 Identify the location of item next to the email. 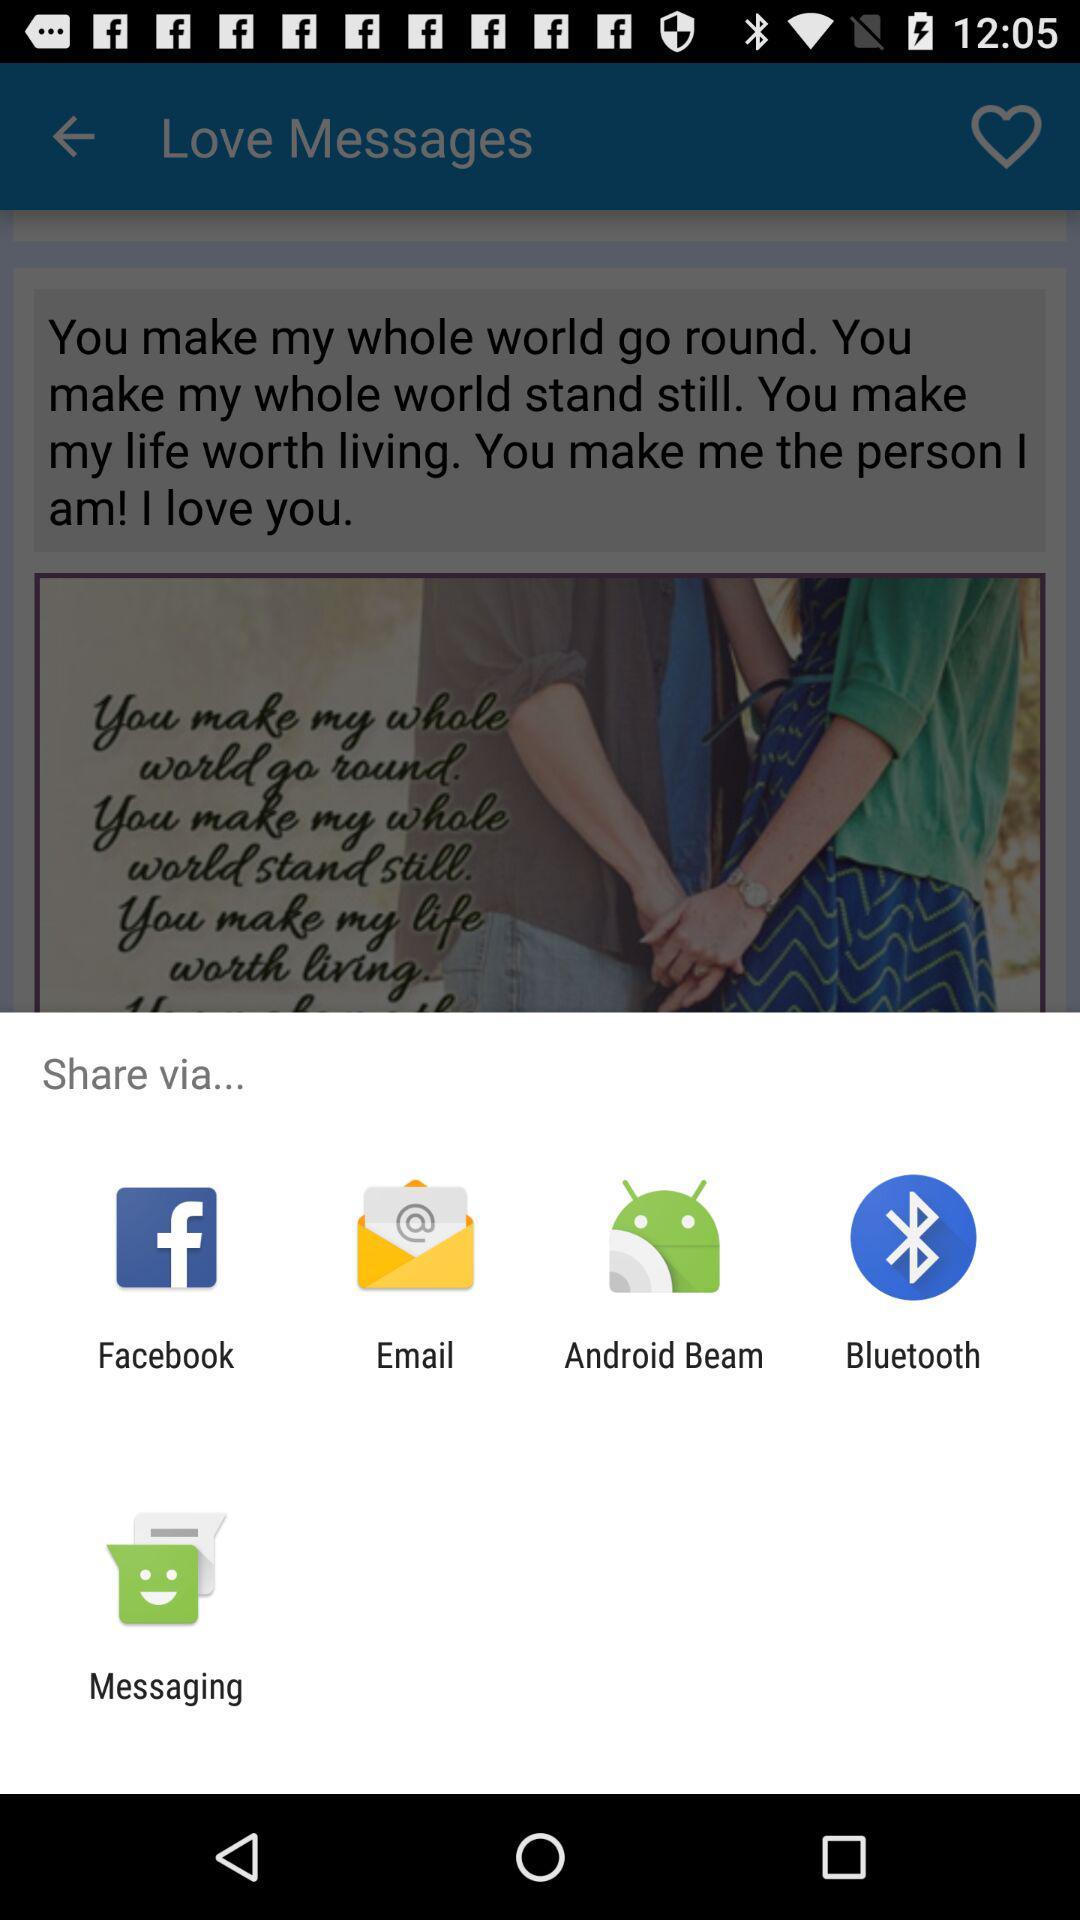
(165, 1374).